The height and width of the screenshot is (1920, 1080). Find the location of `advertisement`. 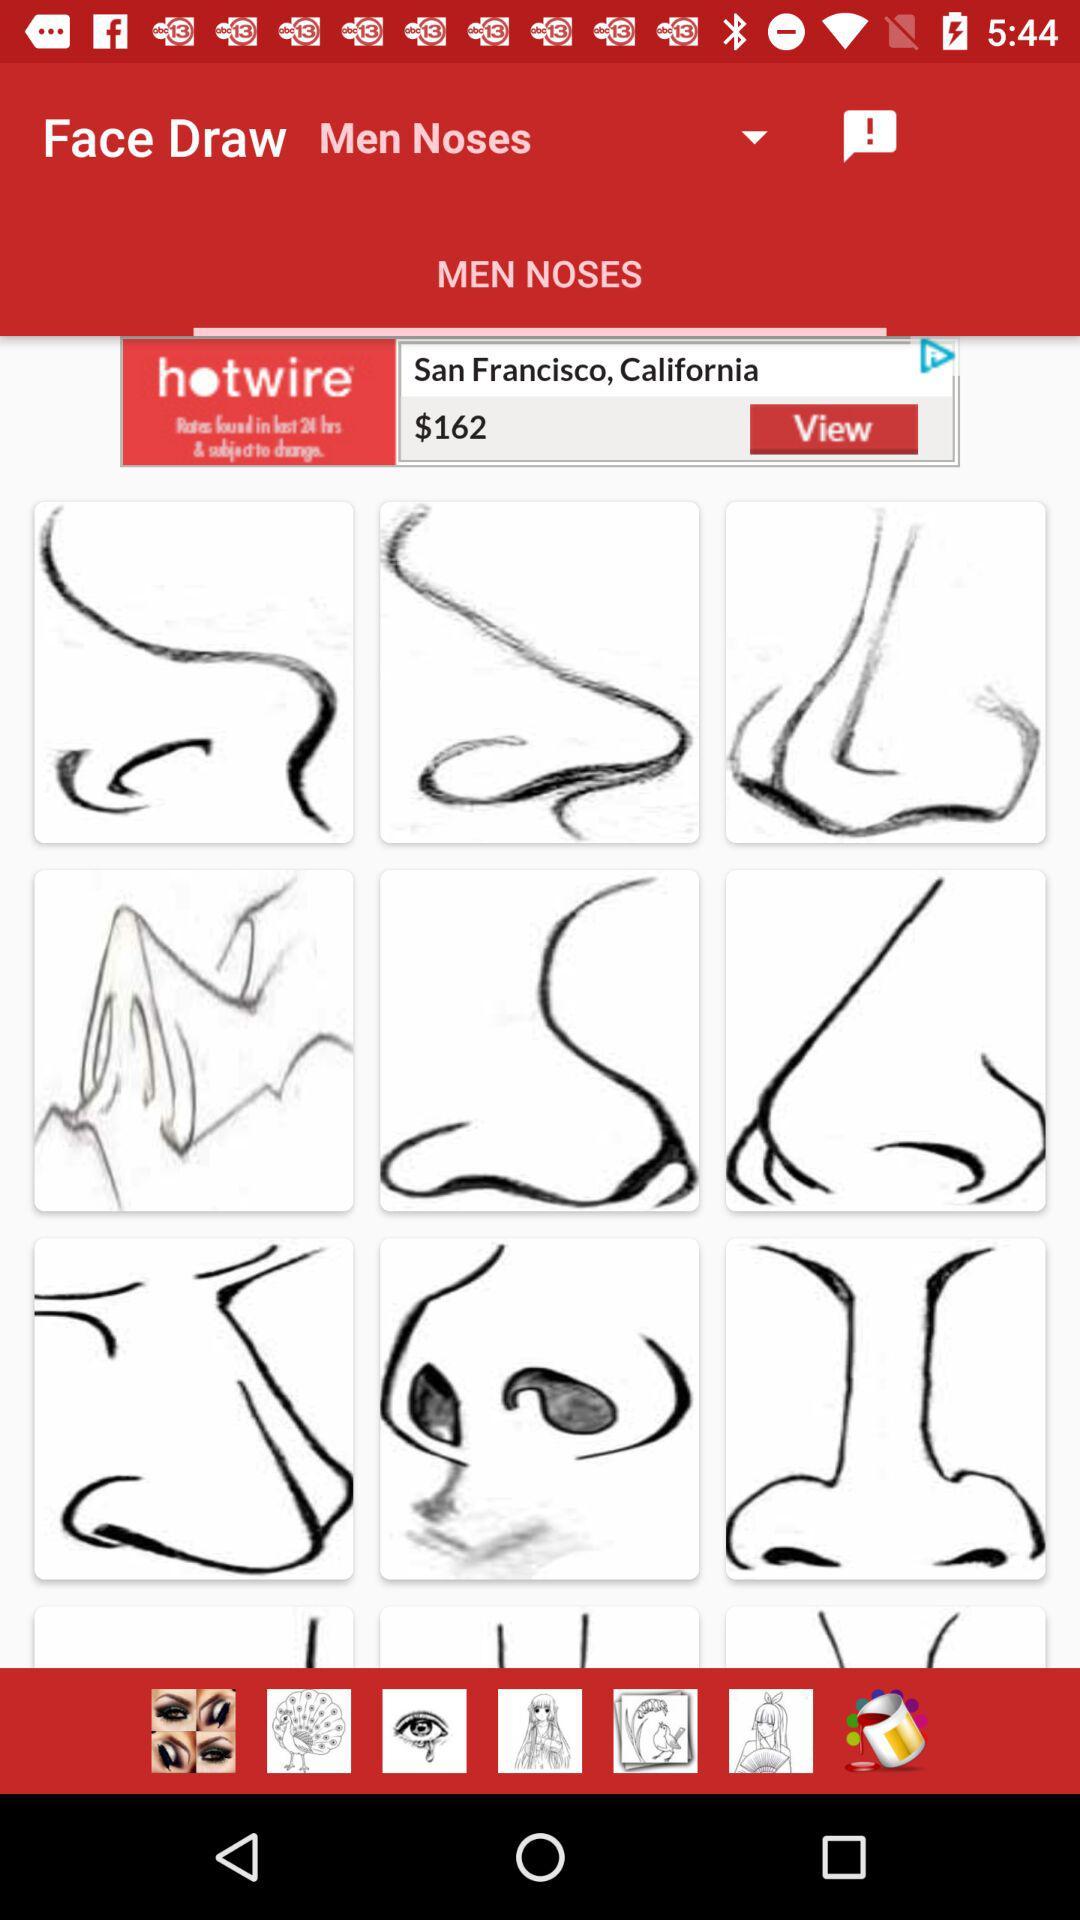

advertisement is located at coordinates (540, 400).